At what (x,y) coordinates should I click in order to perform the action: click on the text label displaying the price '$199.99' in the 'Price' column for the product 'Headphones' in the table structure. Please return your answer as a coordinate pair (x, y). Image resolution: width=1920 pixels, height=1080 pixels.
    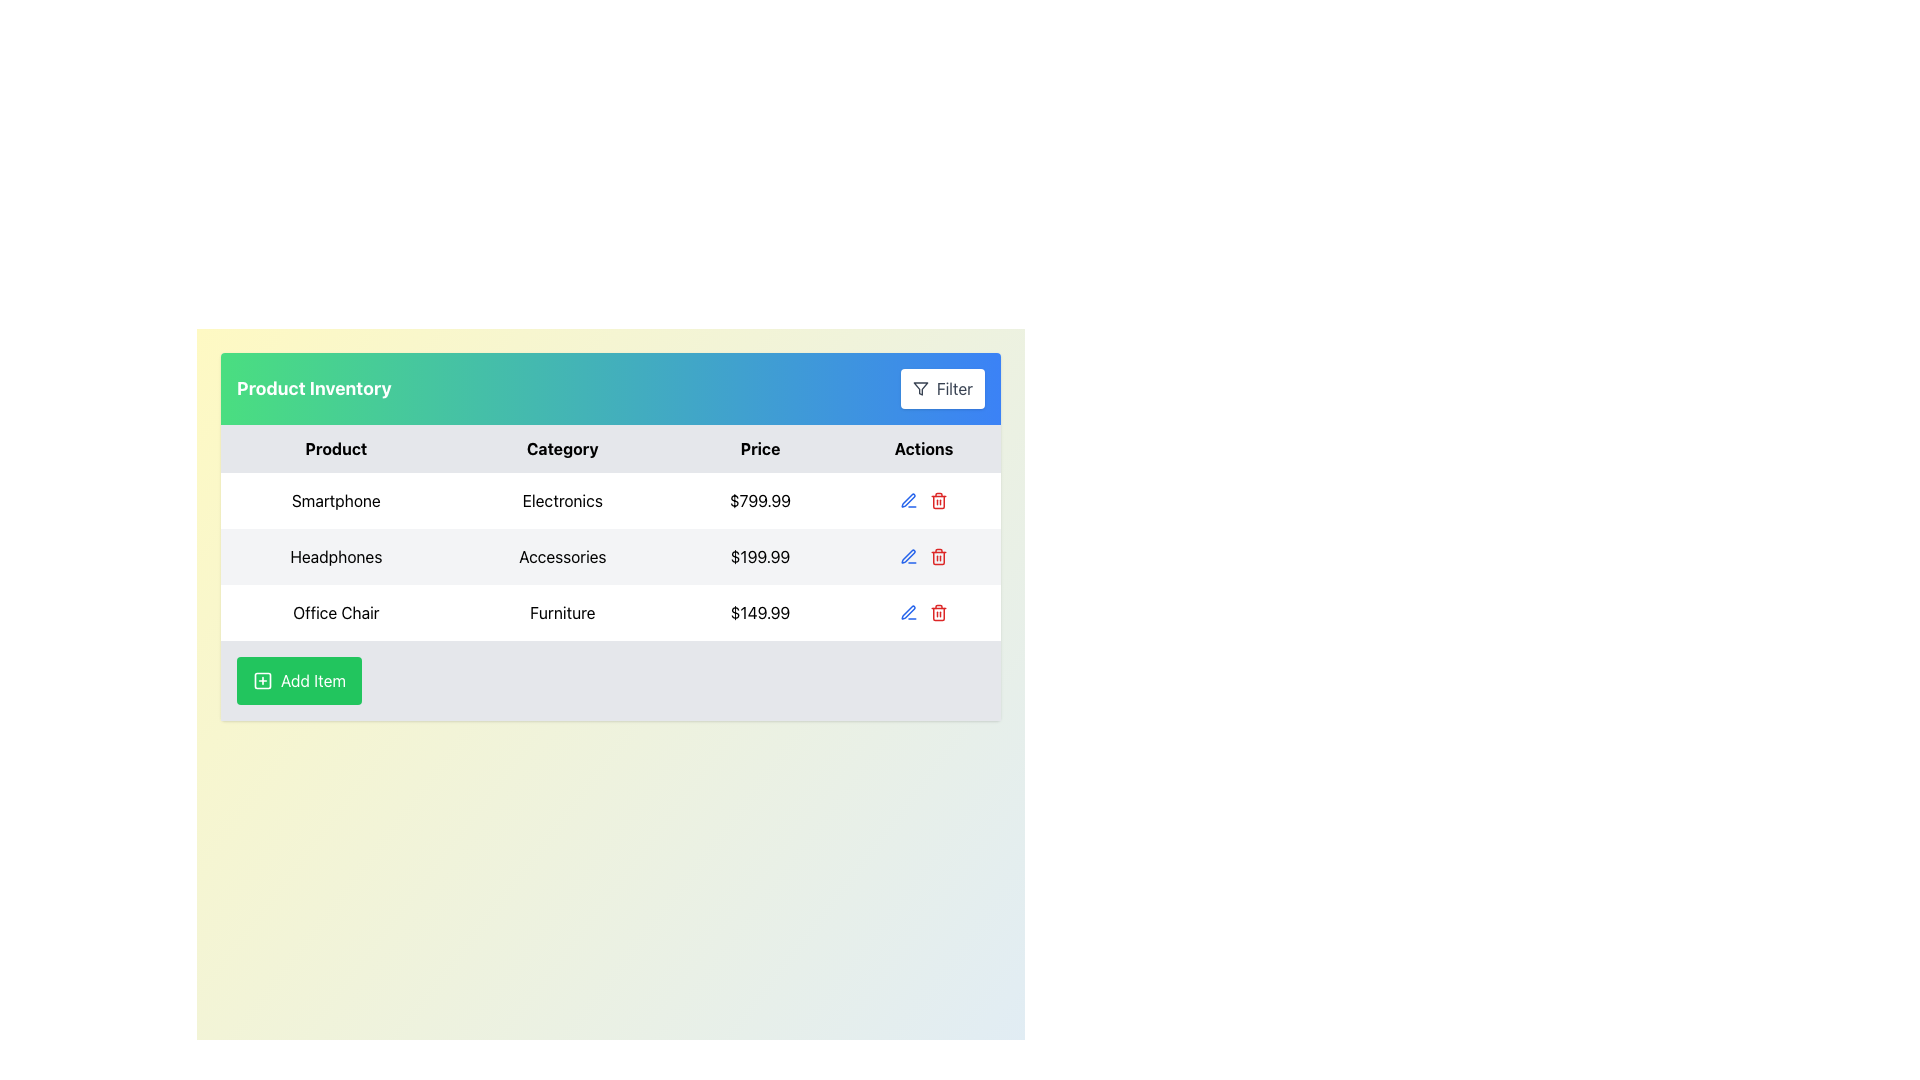
    Looking at the image, I should click on (759, 556).